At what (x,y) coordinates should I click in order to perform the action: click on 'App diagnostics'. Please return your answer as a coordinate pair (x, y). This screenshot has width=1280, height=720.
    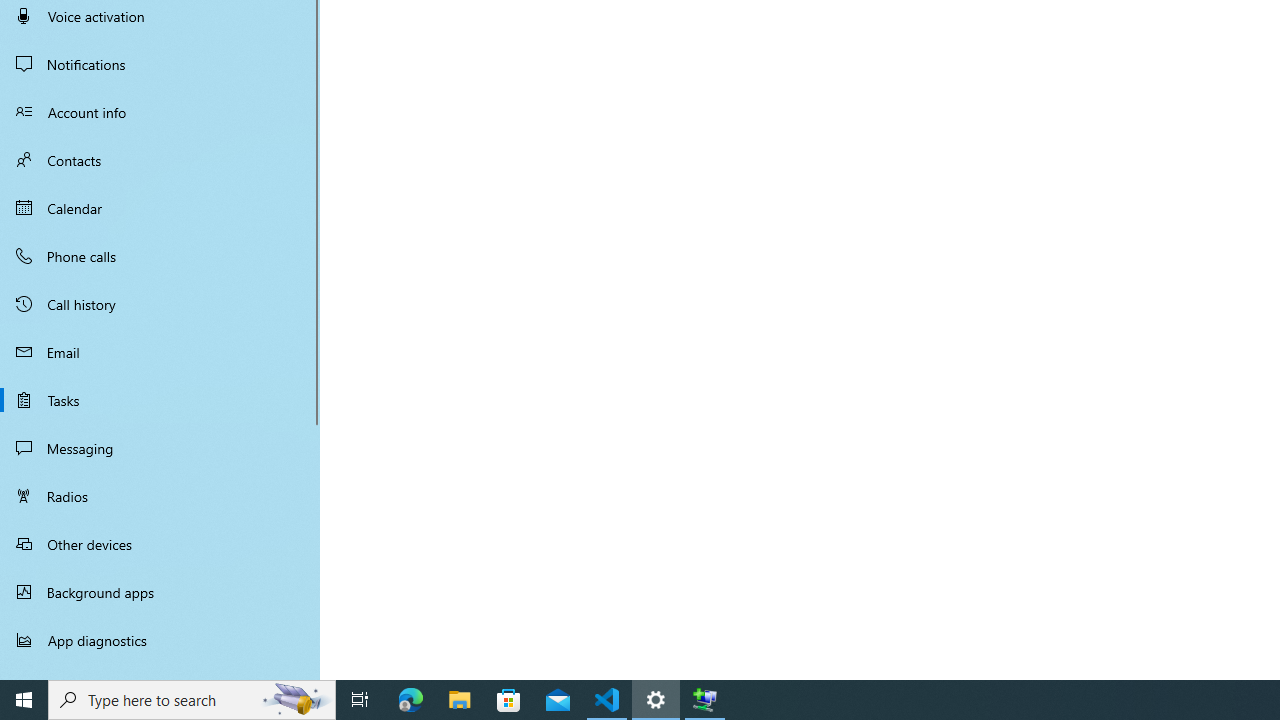
    Looking at the image, I should click on (160, 640).